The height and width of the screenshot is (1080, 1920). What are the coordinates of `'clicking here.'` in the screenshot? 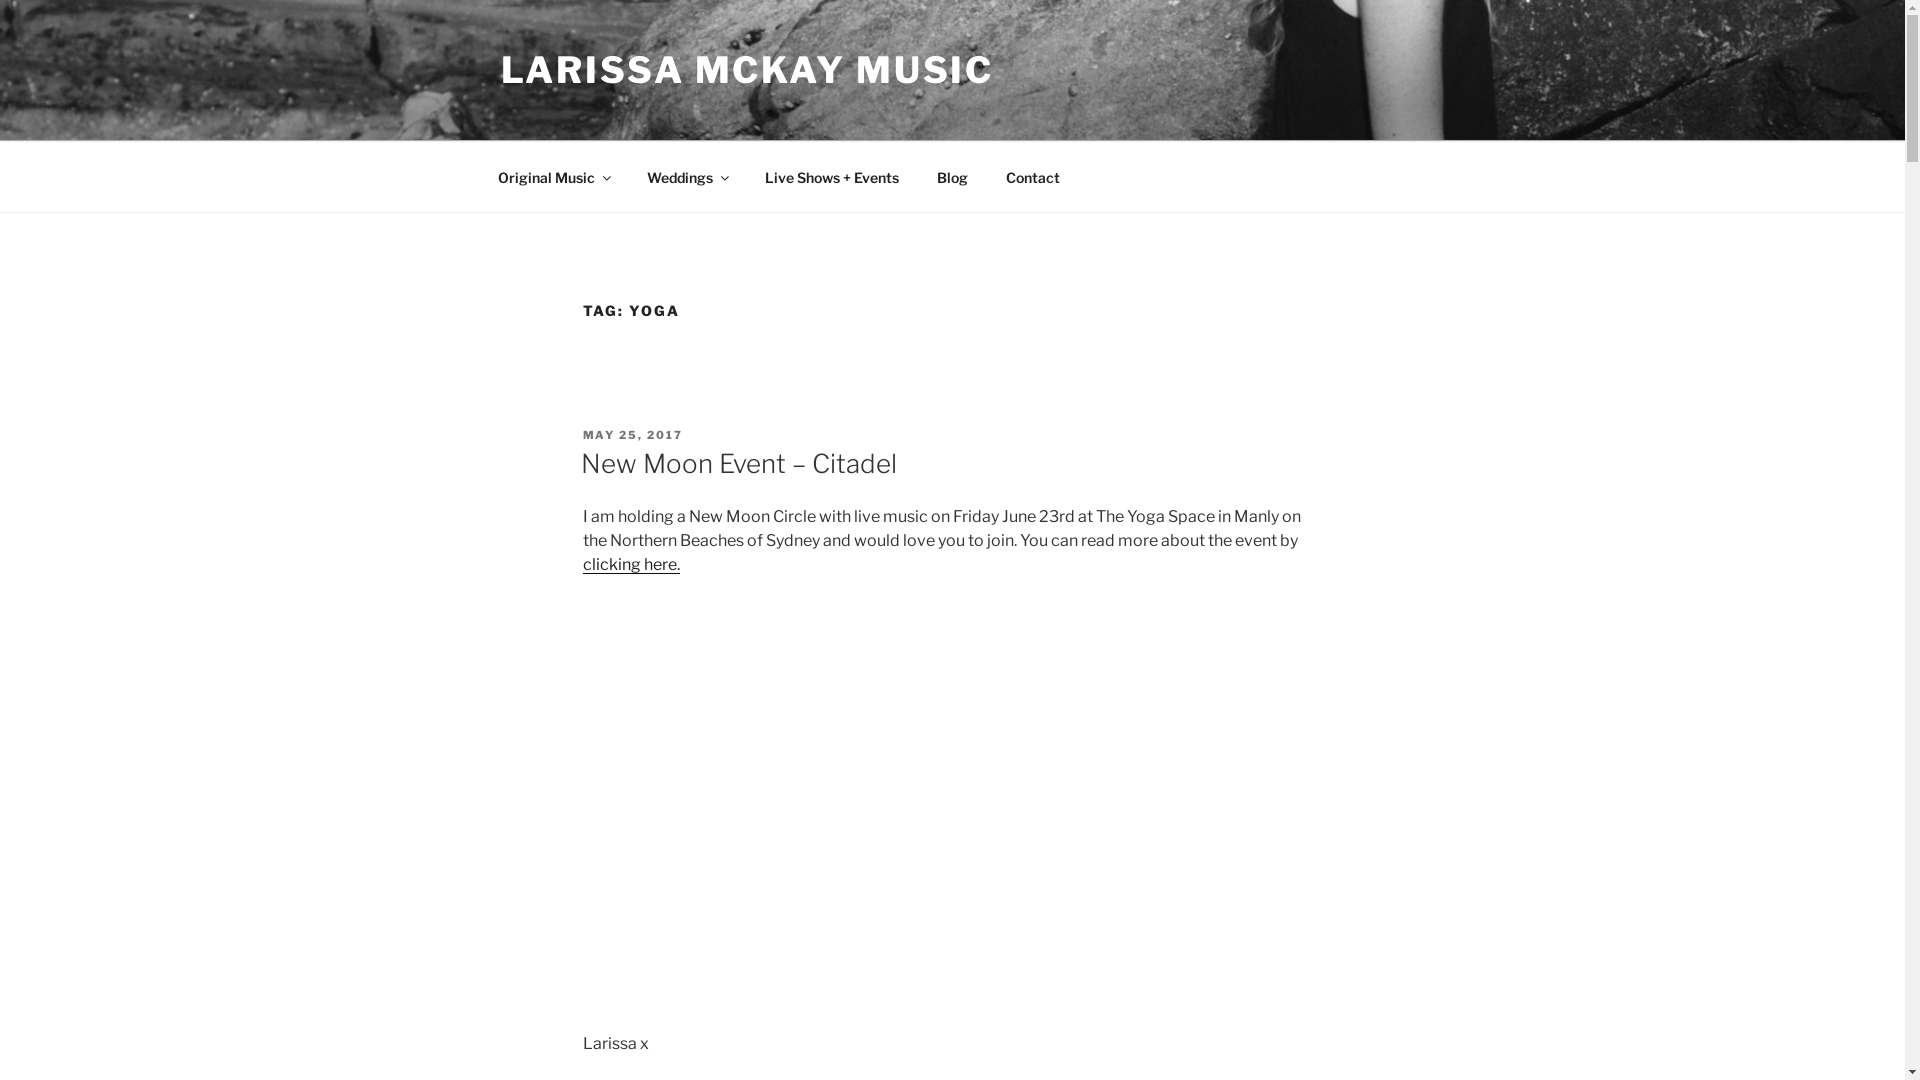 It's located at (629, 564).